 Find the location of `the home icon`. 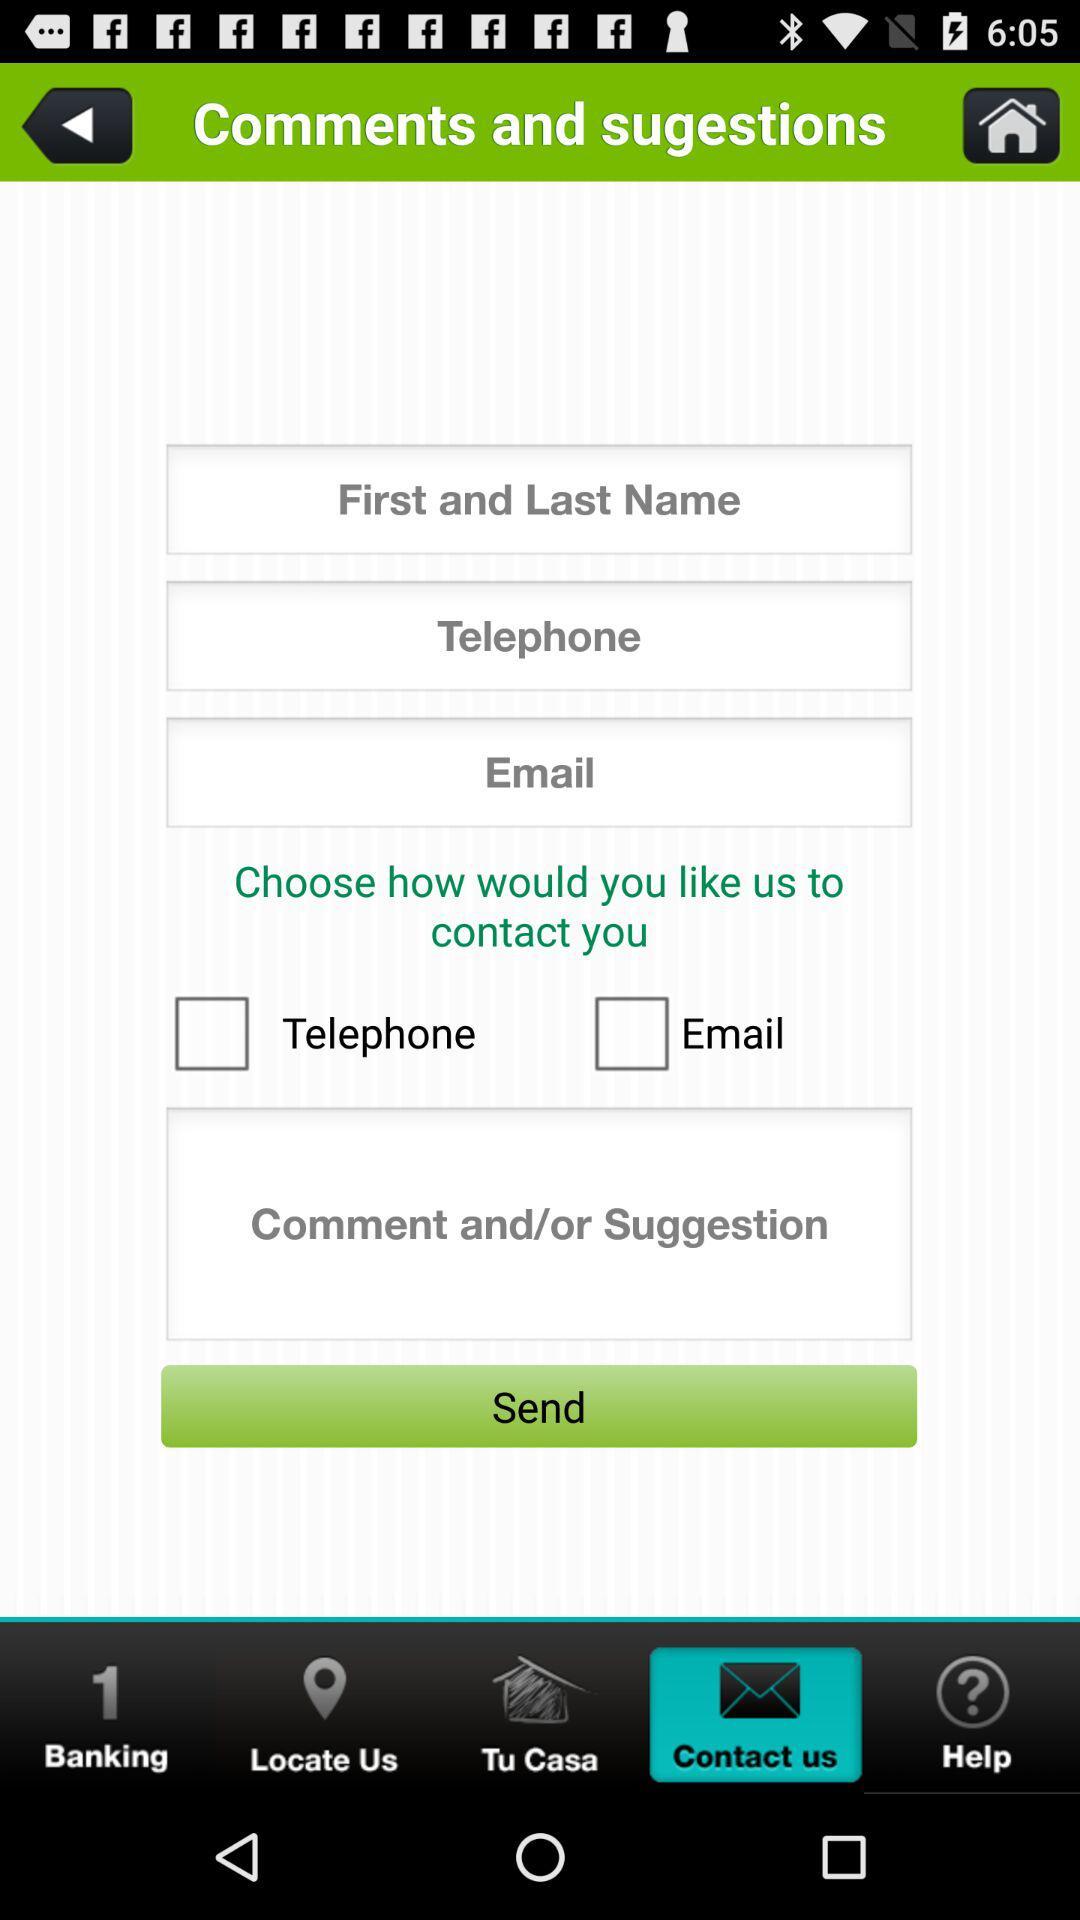

the home icon is located at coordinates (999, 129).